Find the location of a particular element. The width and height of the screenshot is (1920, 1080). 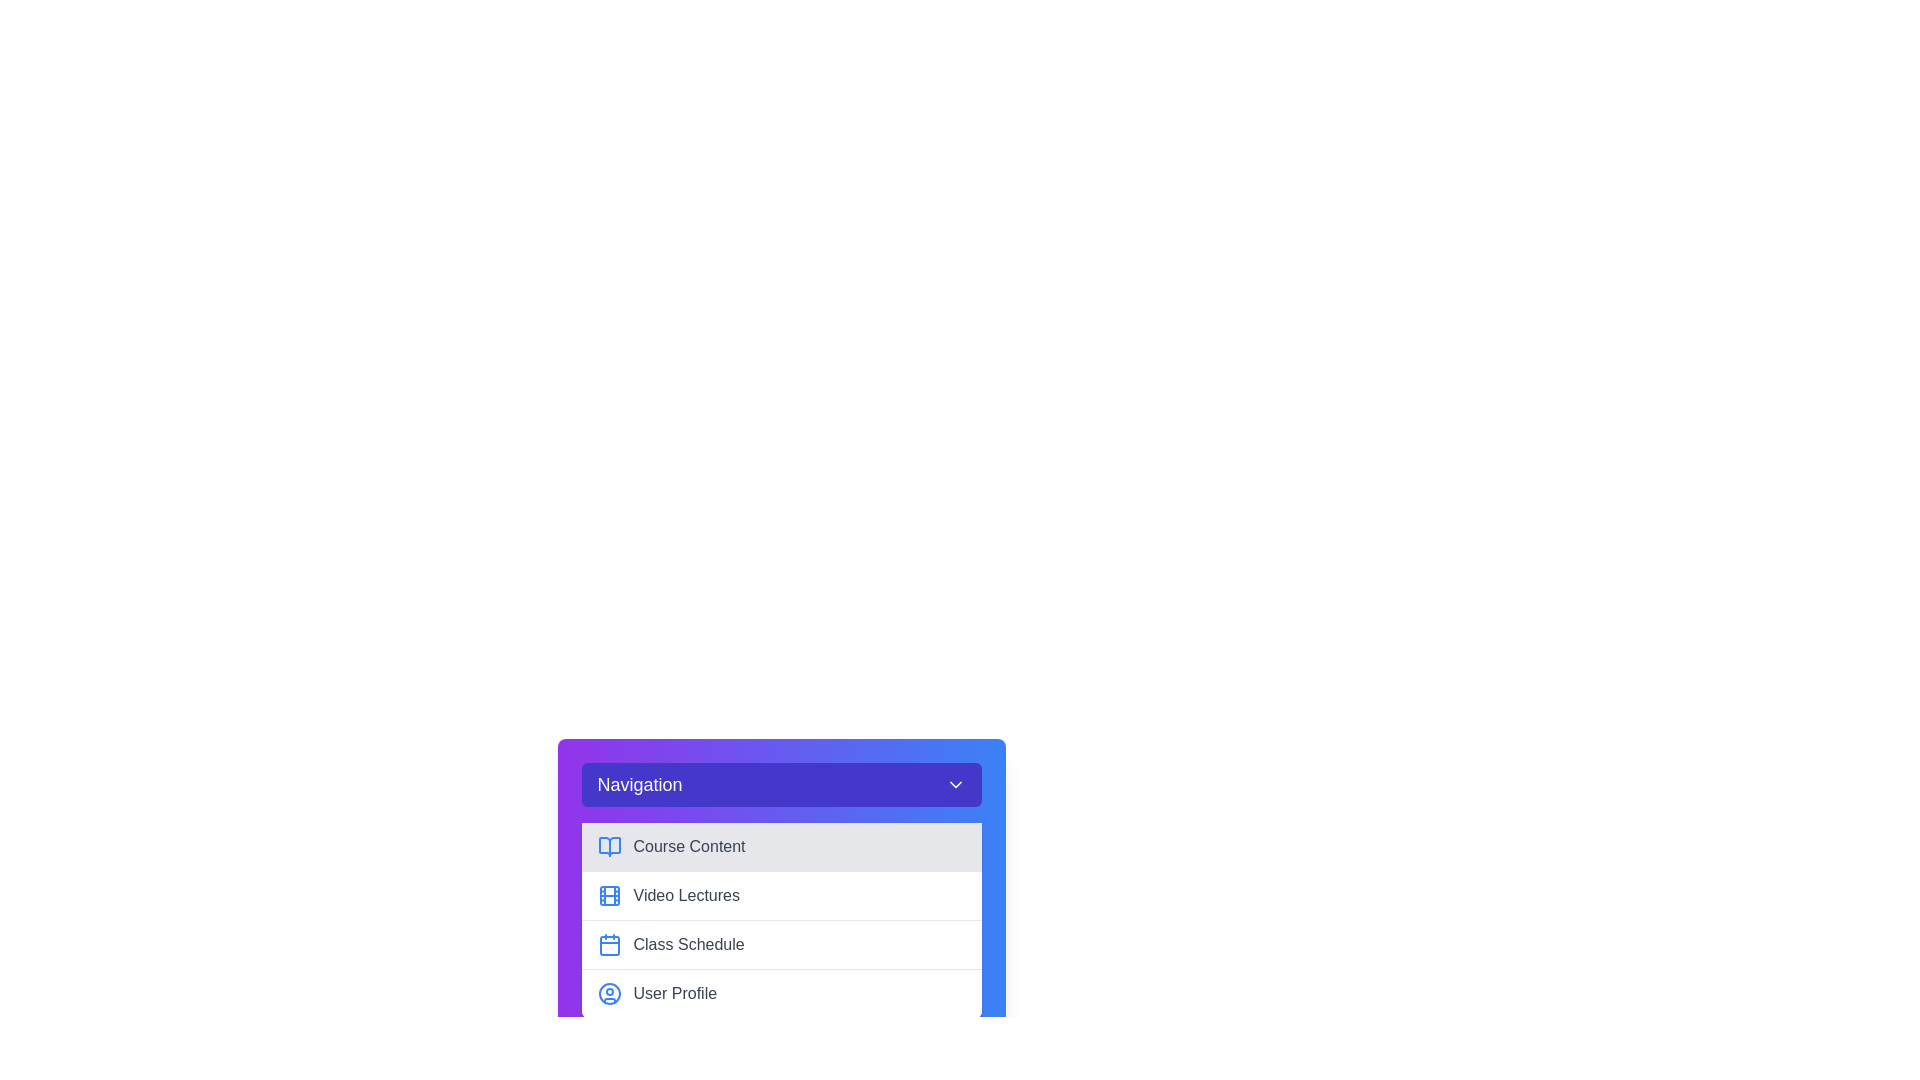

the circular user profile icon, which has a hollow outline and a filled circle inside, located to the left of the 'User Profile' text is located at coordinates (608, 994).